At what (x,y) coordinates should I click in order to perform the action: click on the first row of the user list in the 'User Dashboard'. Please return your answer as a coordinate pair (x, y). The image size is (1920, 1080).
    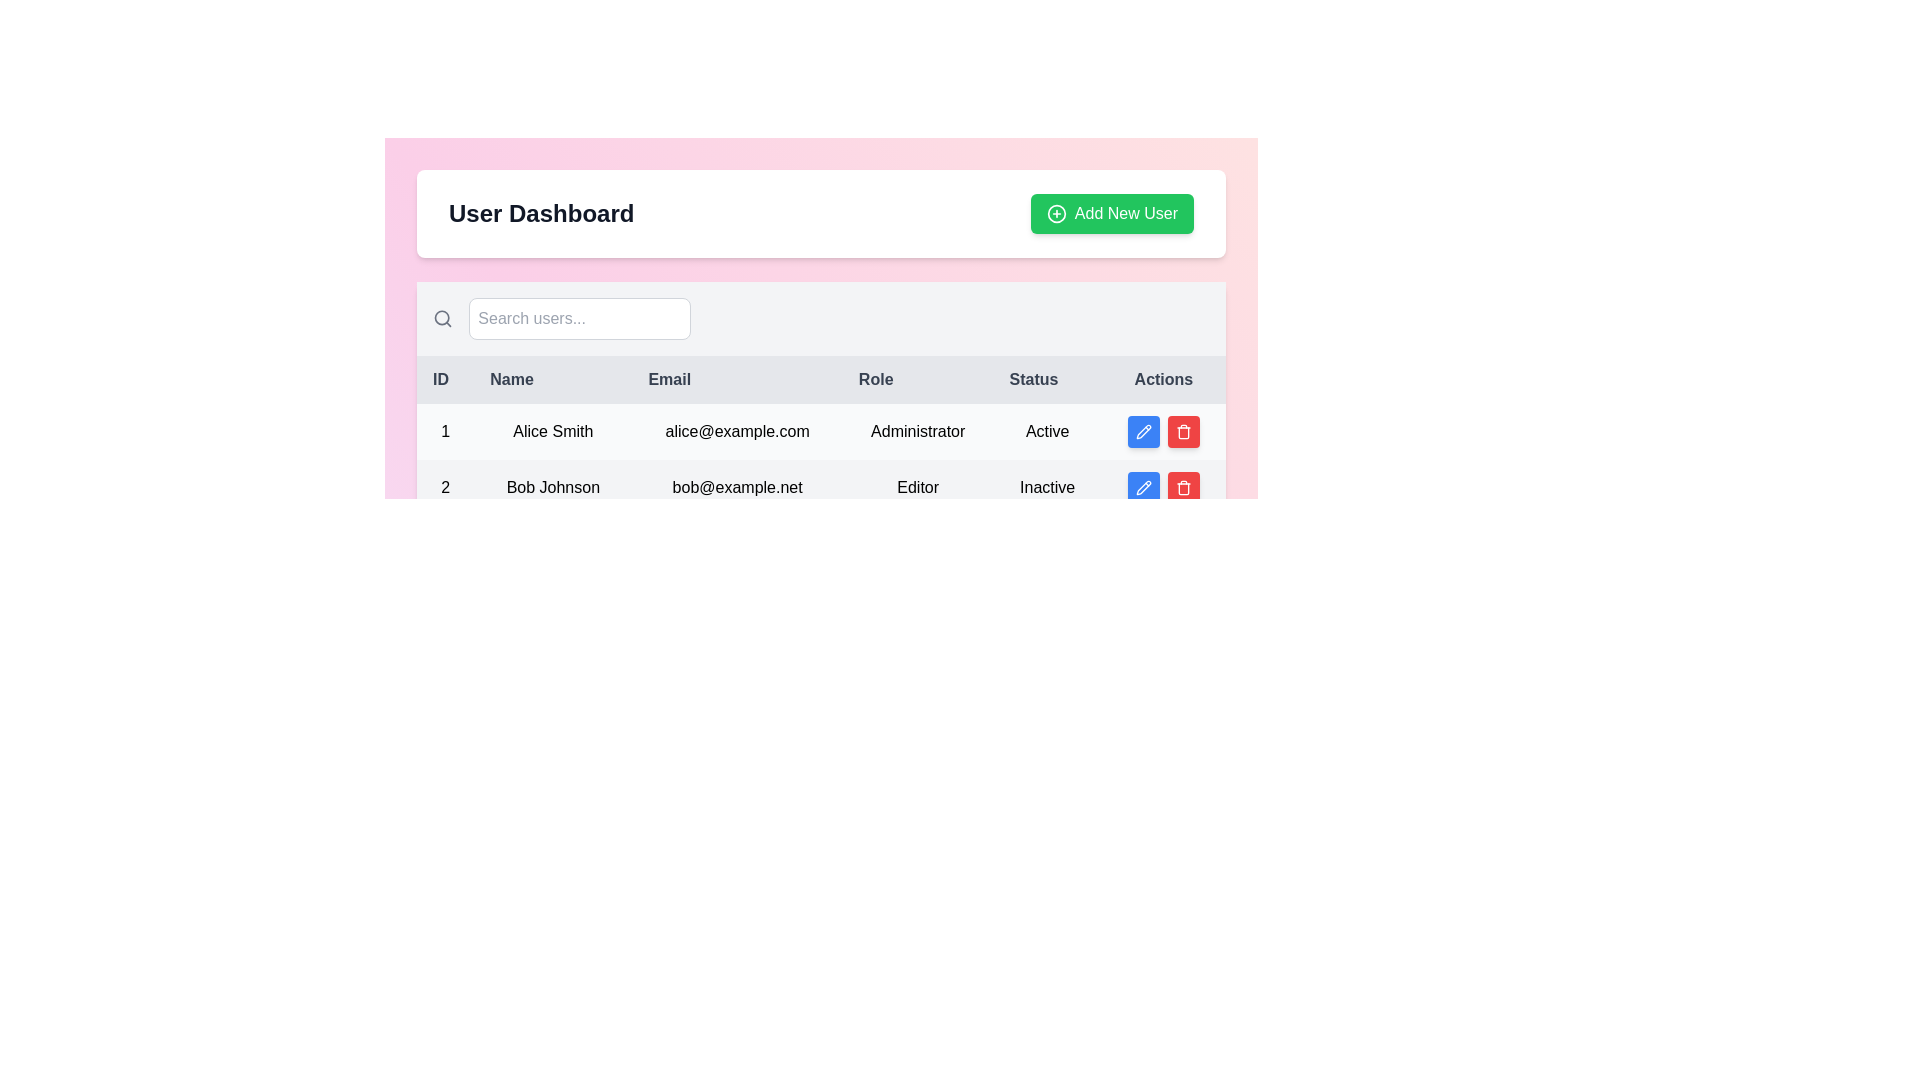
    Looking at the image, I should click on (821, 431).